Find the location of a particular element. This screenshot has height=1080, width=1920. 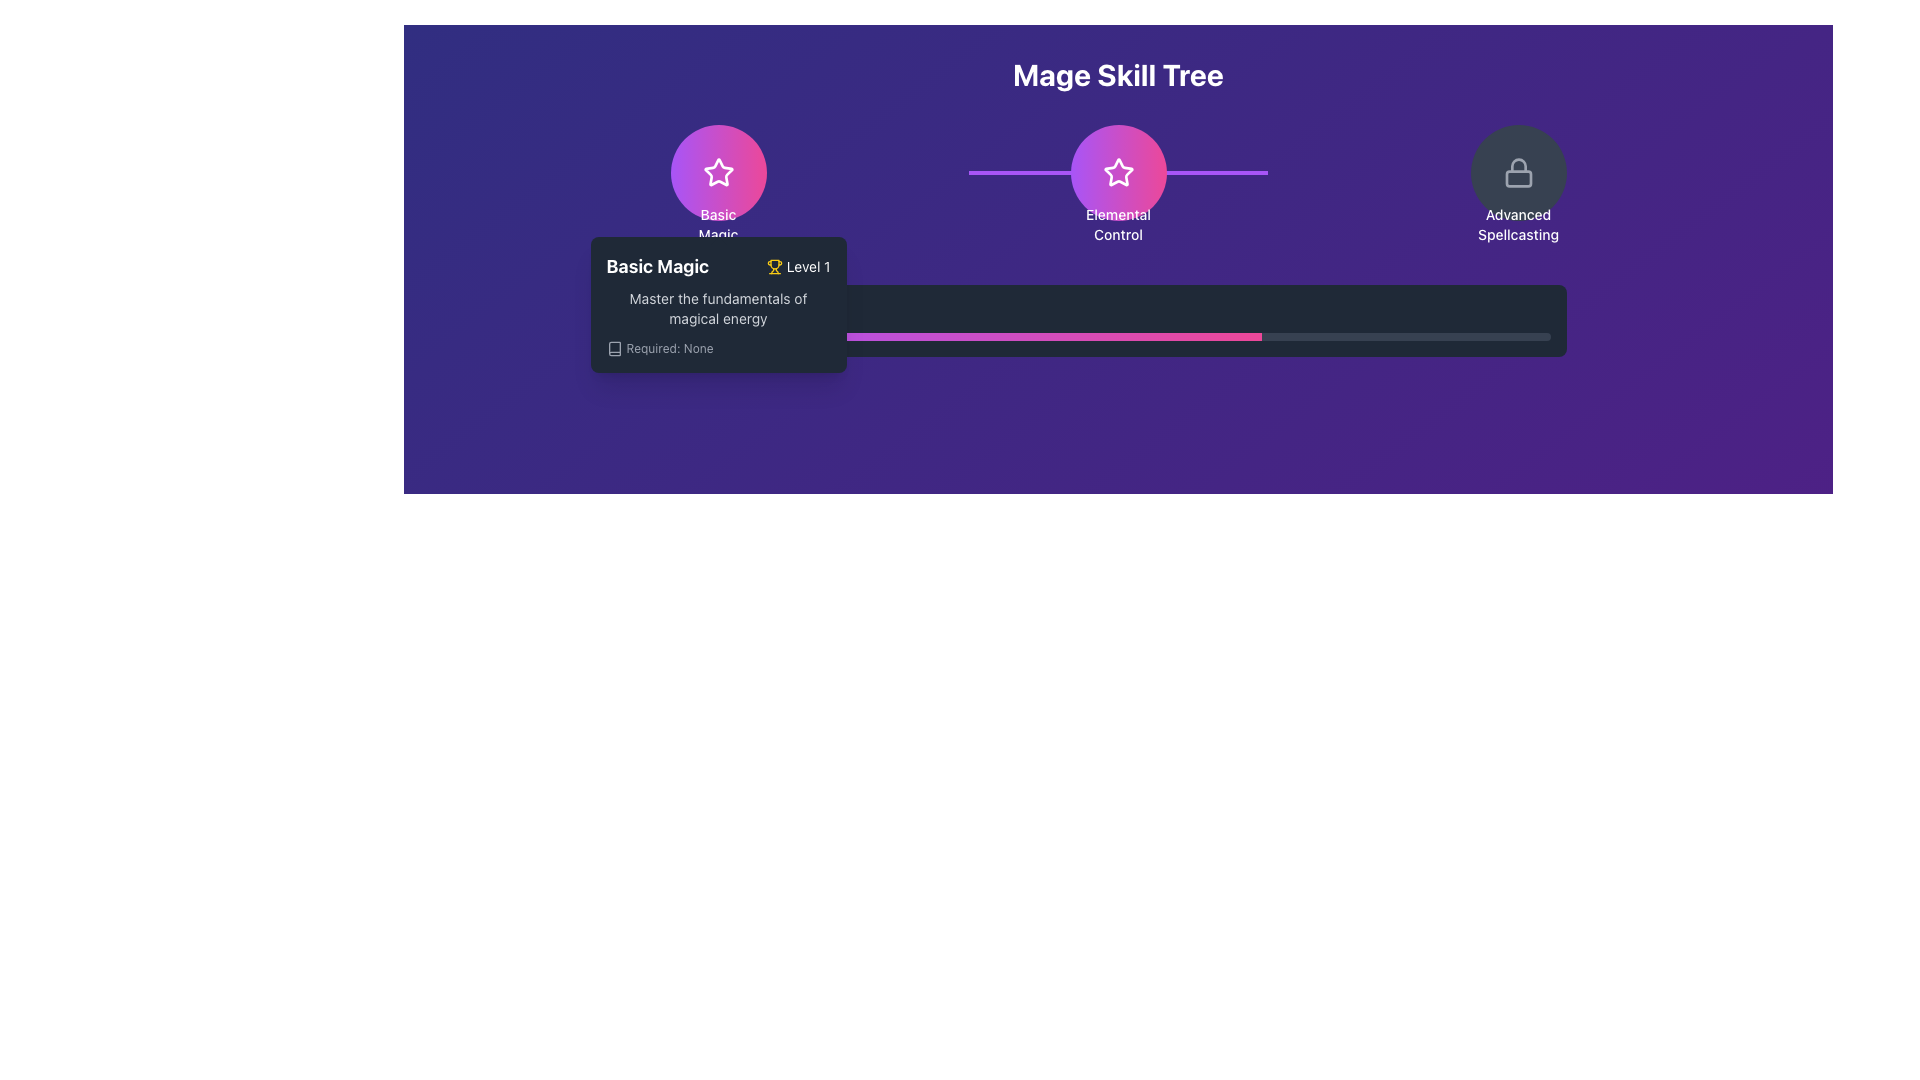

the circular icon labeled 'Elemental Control' which features a gradient background from purple to pink and a white star-shaped icon inside is located at coordinates (1117, 172).